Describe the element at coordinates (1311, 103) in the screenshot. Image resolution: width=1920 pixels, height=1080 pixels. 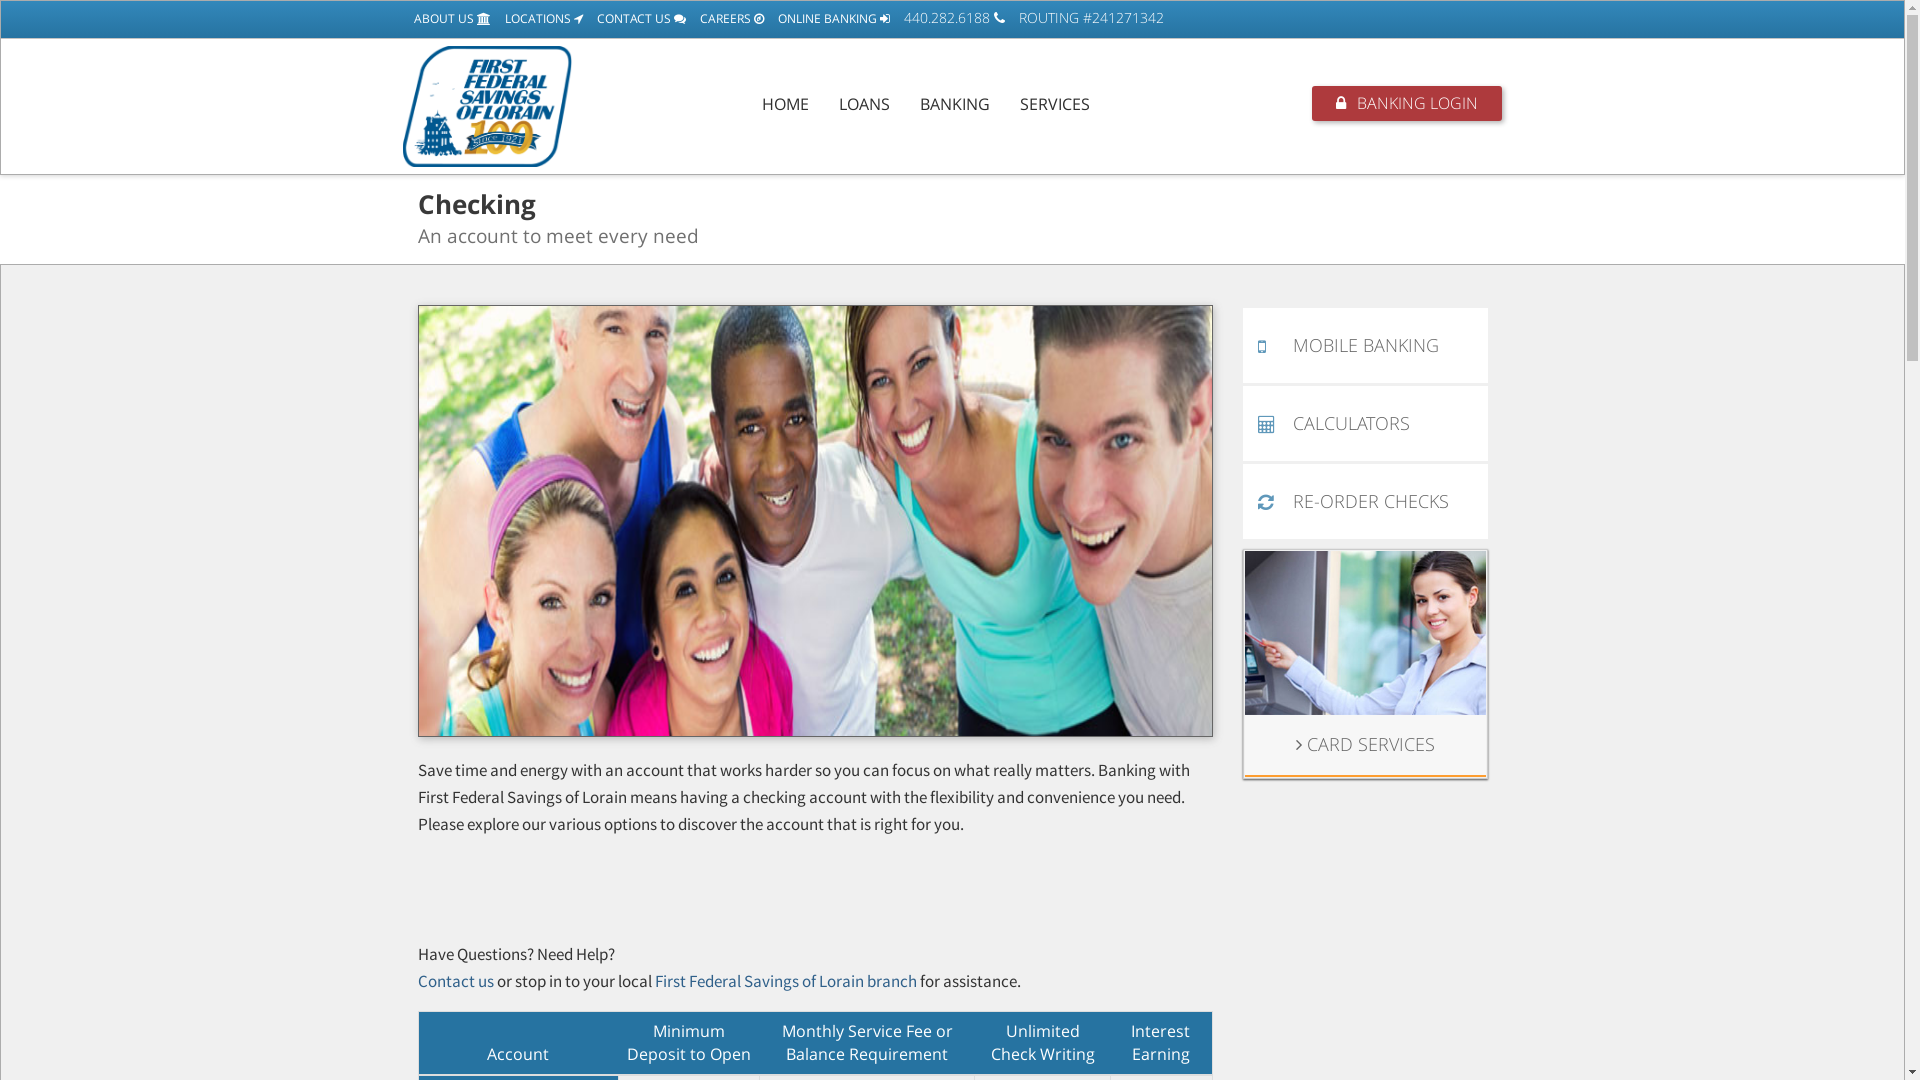
I see `'BANKING LOGIN'` at that location.